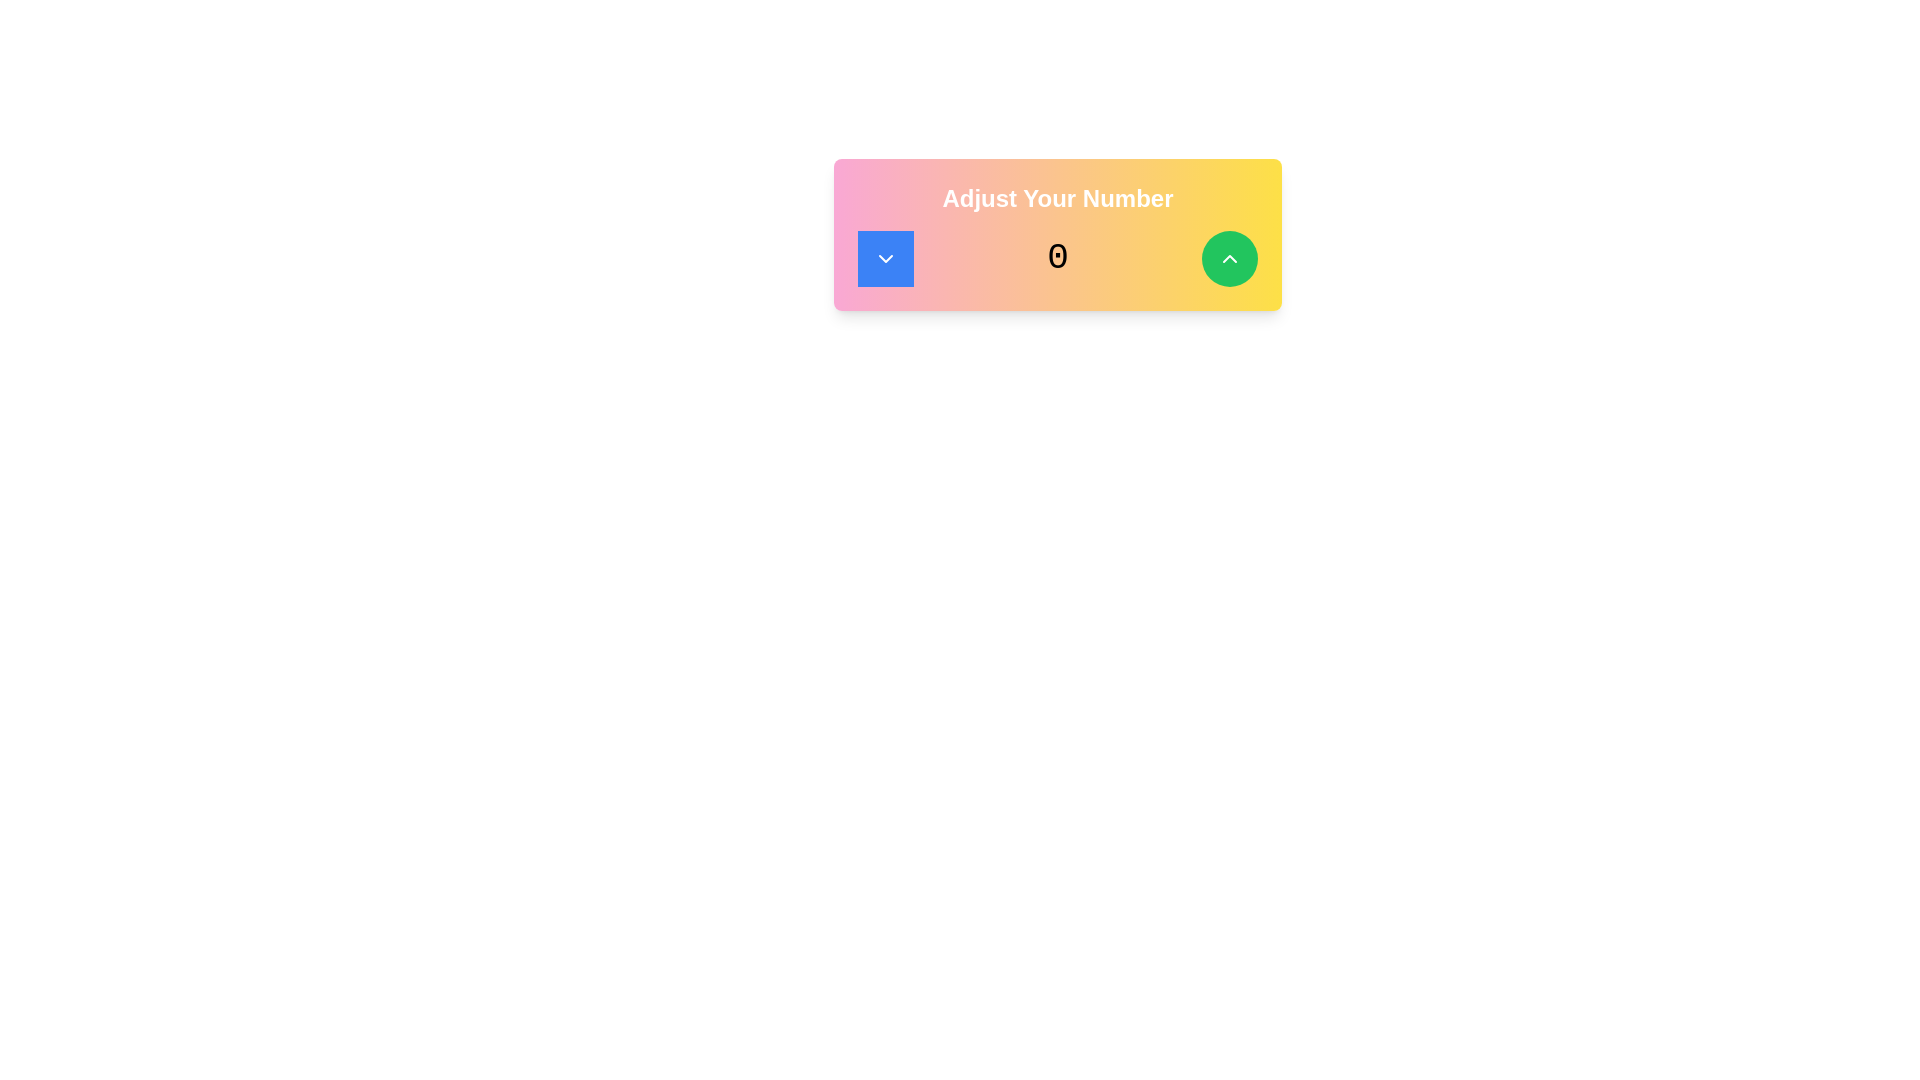  I want to click on the downward-facing chevron icon located in the center of a blue circular button on the leftmost side of a gradient-colored panel labeled 'Adjust Your Number' to trigger a tooltip or visual feedback, so click(885, 257).